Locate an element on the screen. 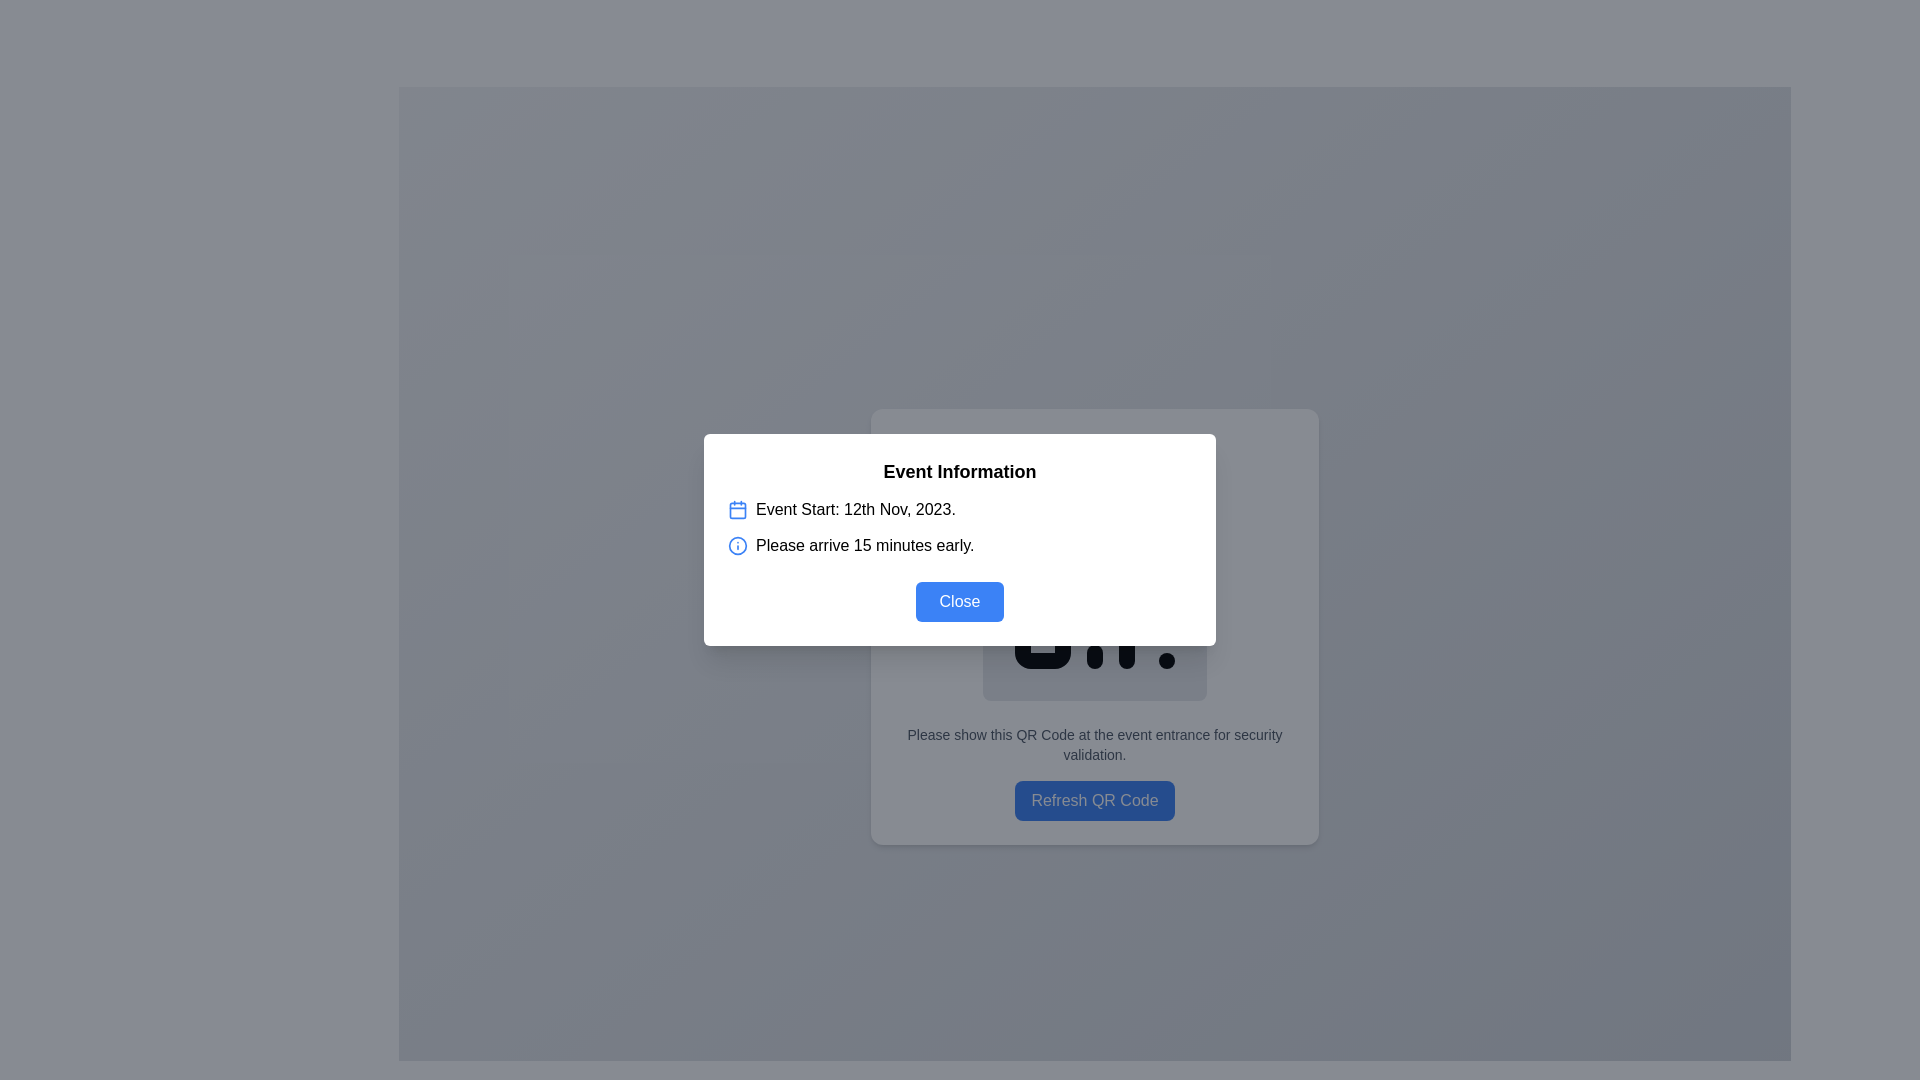  the 'Event Information' header, which is a bold, large font text located at the top of a centered popup card is located at coordinates (960, 471).